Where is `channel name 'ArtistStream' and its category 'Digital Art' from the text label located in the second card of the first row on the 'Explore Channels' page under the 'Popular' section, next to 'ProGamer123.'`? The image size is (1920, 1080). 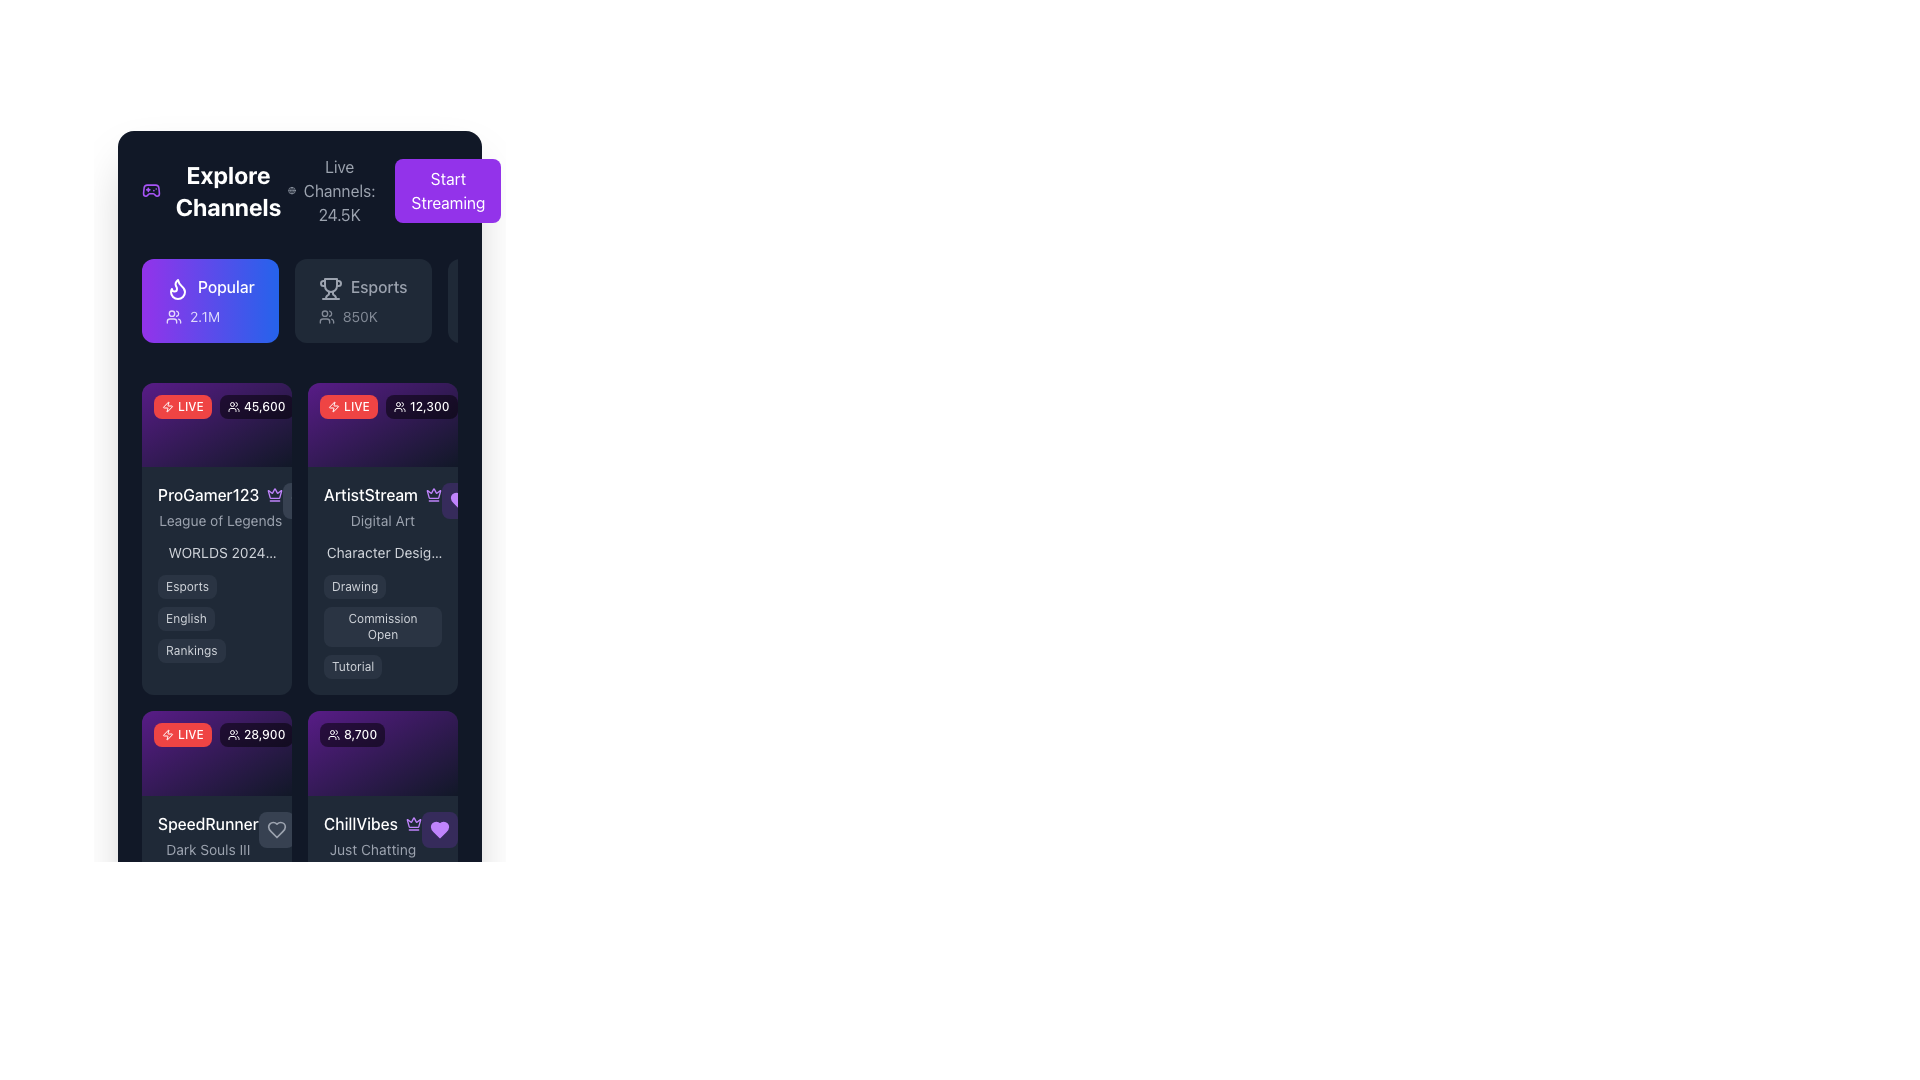 channel name 'ArtistStream' and its category 'Digital Art' from the text label located in the second card of the first row on the 'Explore Channels' page under the 'Popular' section, next to 'ProGamer123.' is located at coordinates (383, 506).